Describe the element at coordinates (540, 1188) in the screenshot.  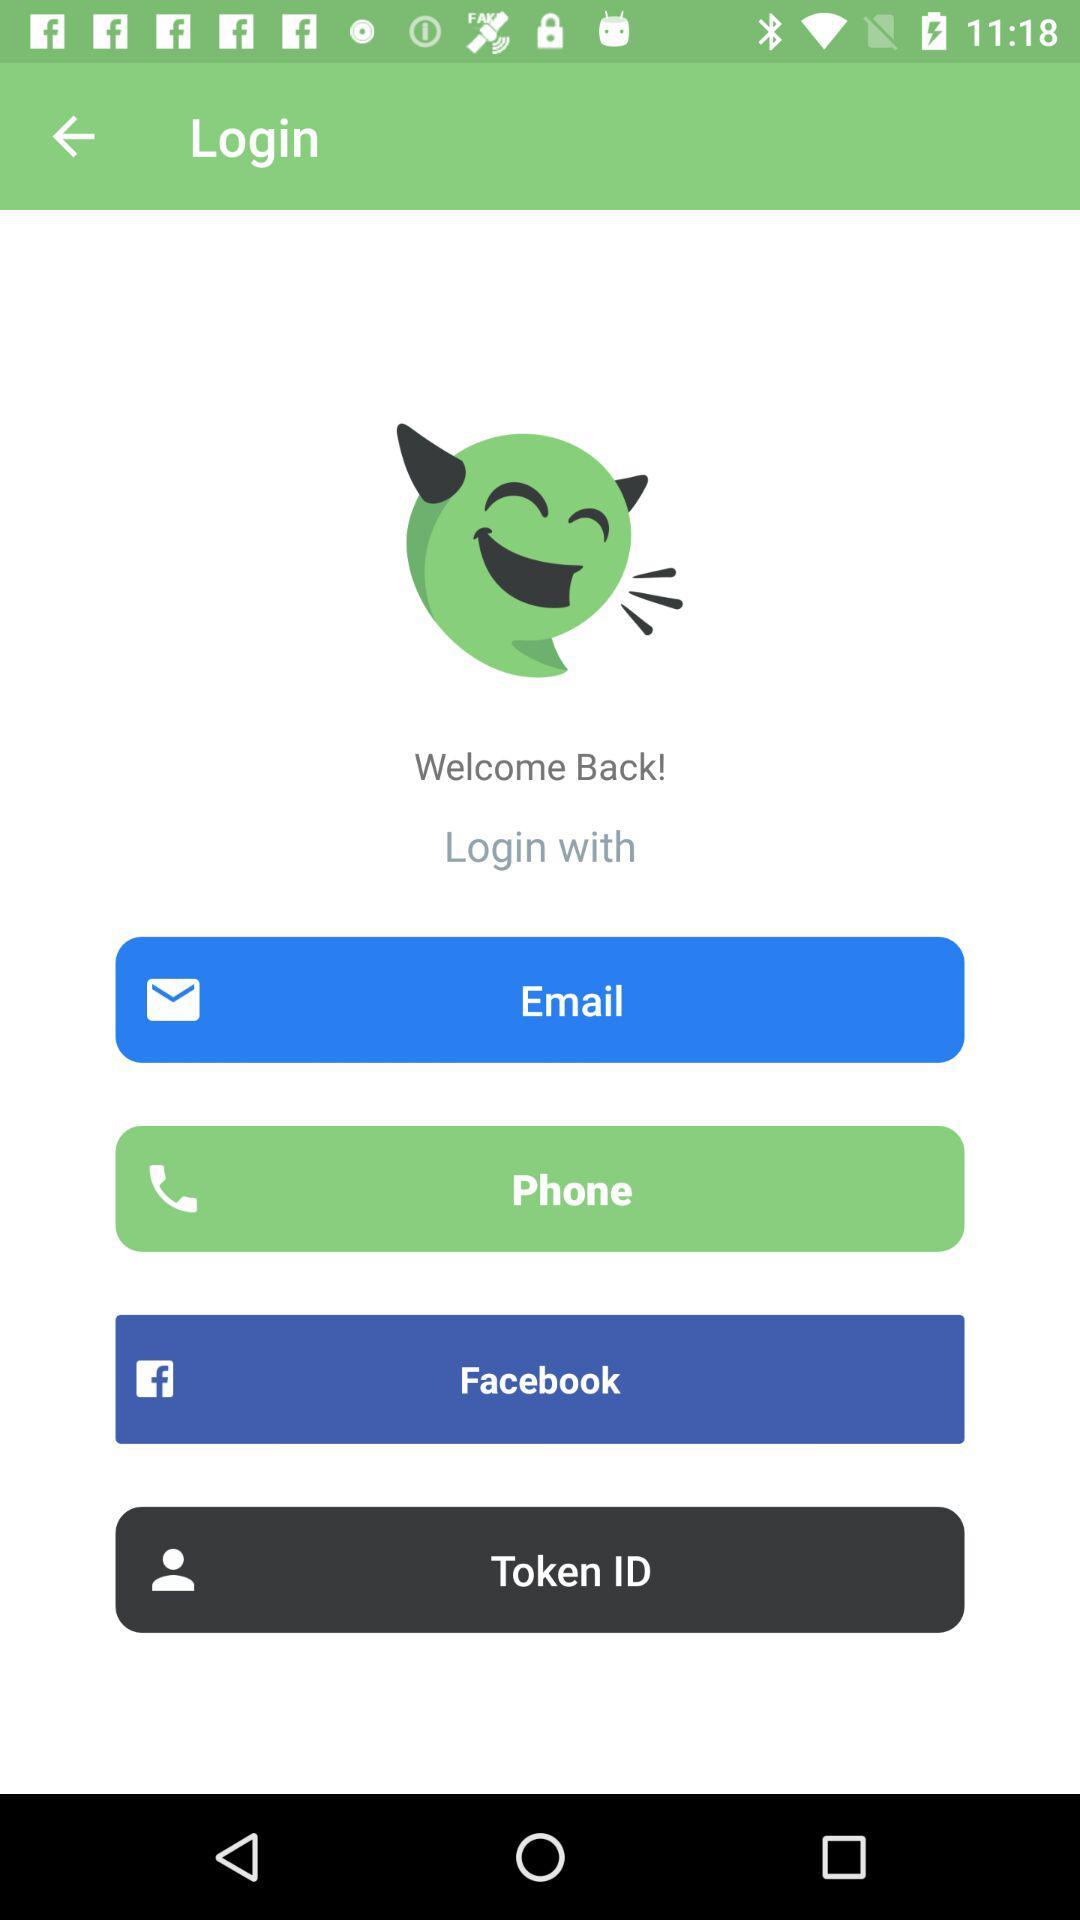
I see `the icon below email item` at that location.